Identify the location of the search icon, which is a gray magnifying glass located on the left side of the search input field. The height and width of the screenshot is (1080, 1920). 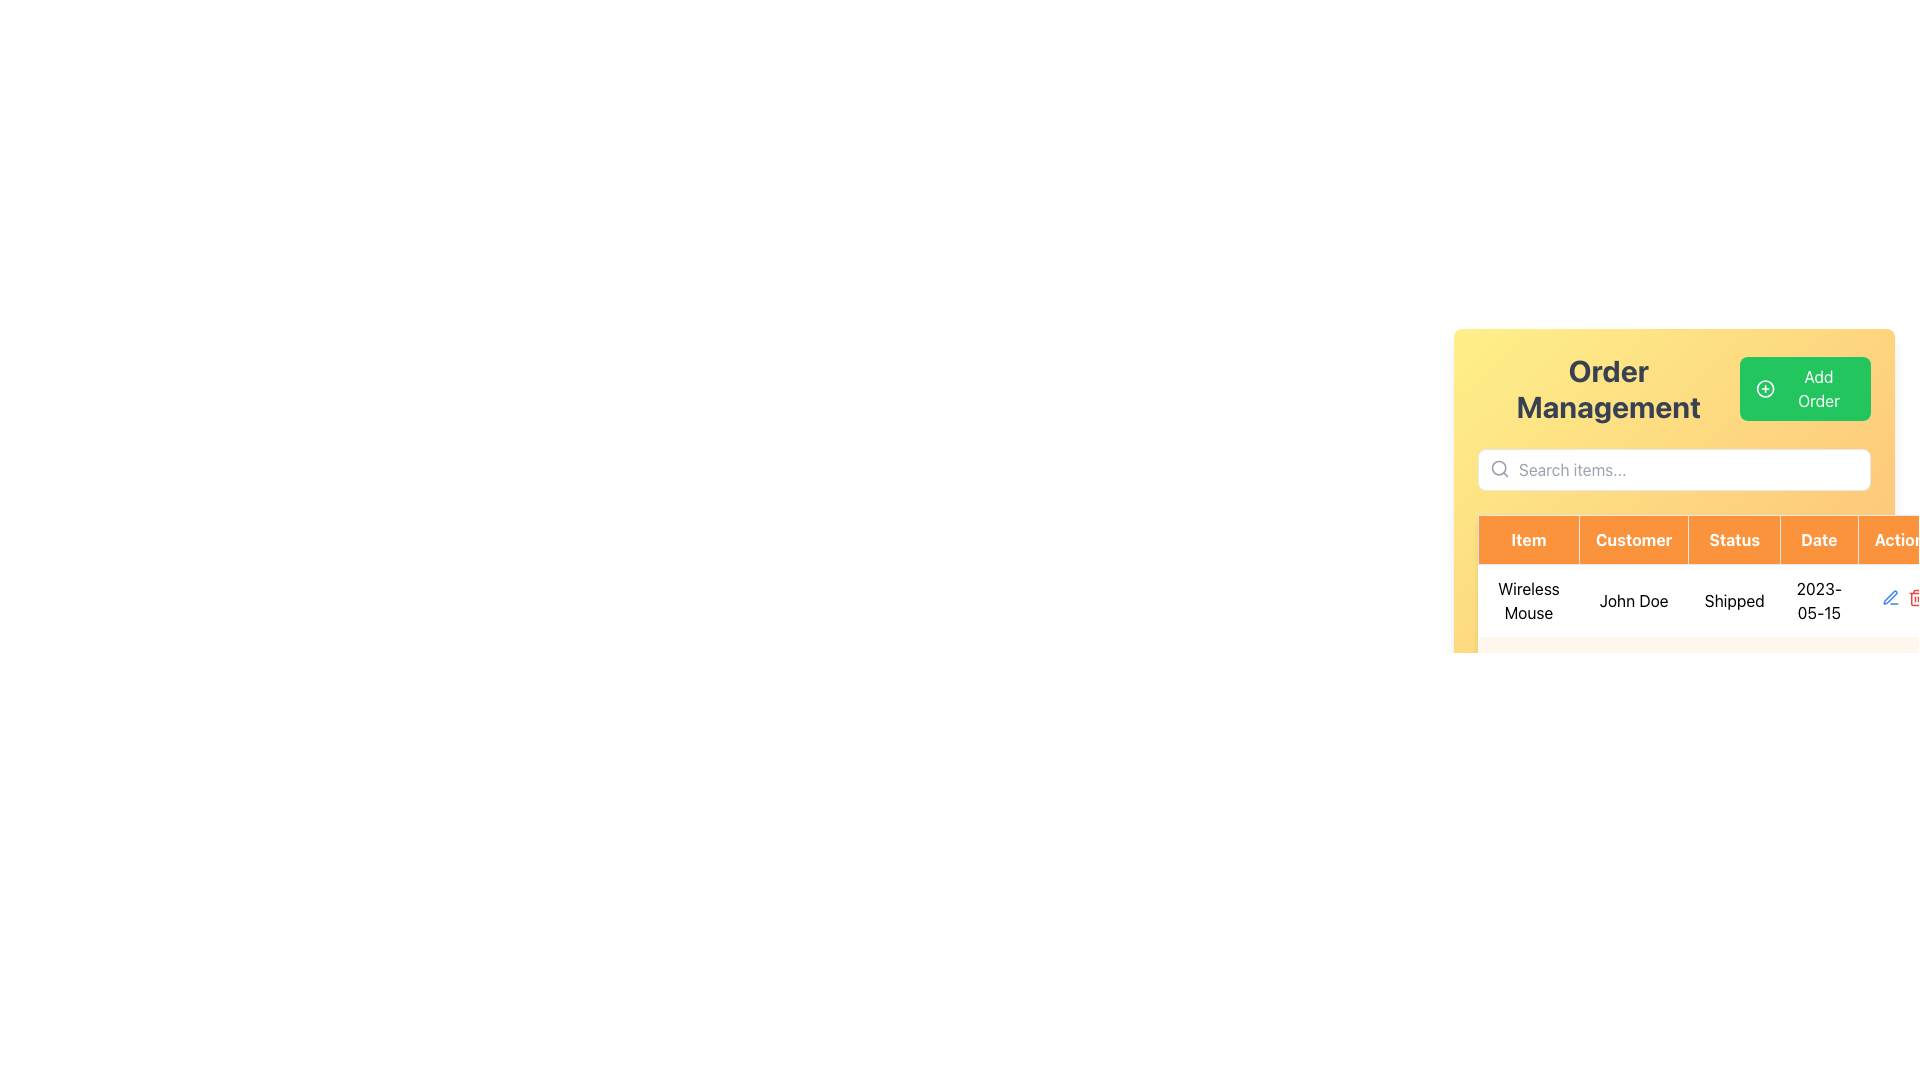
(1499, 469).